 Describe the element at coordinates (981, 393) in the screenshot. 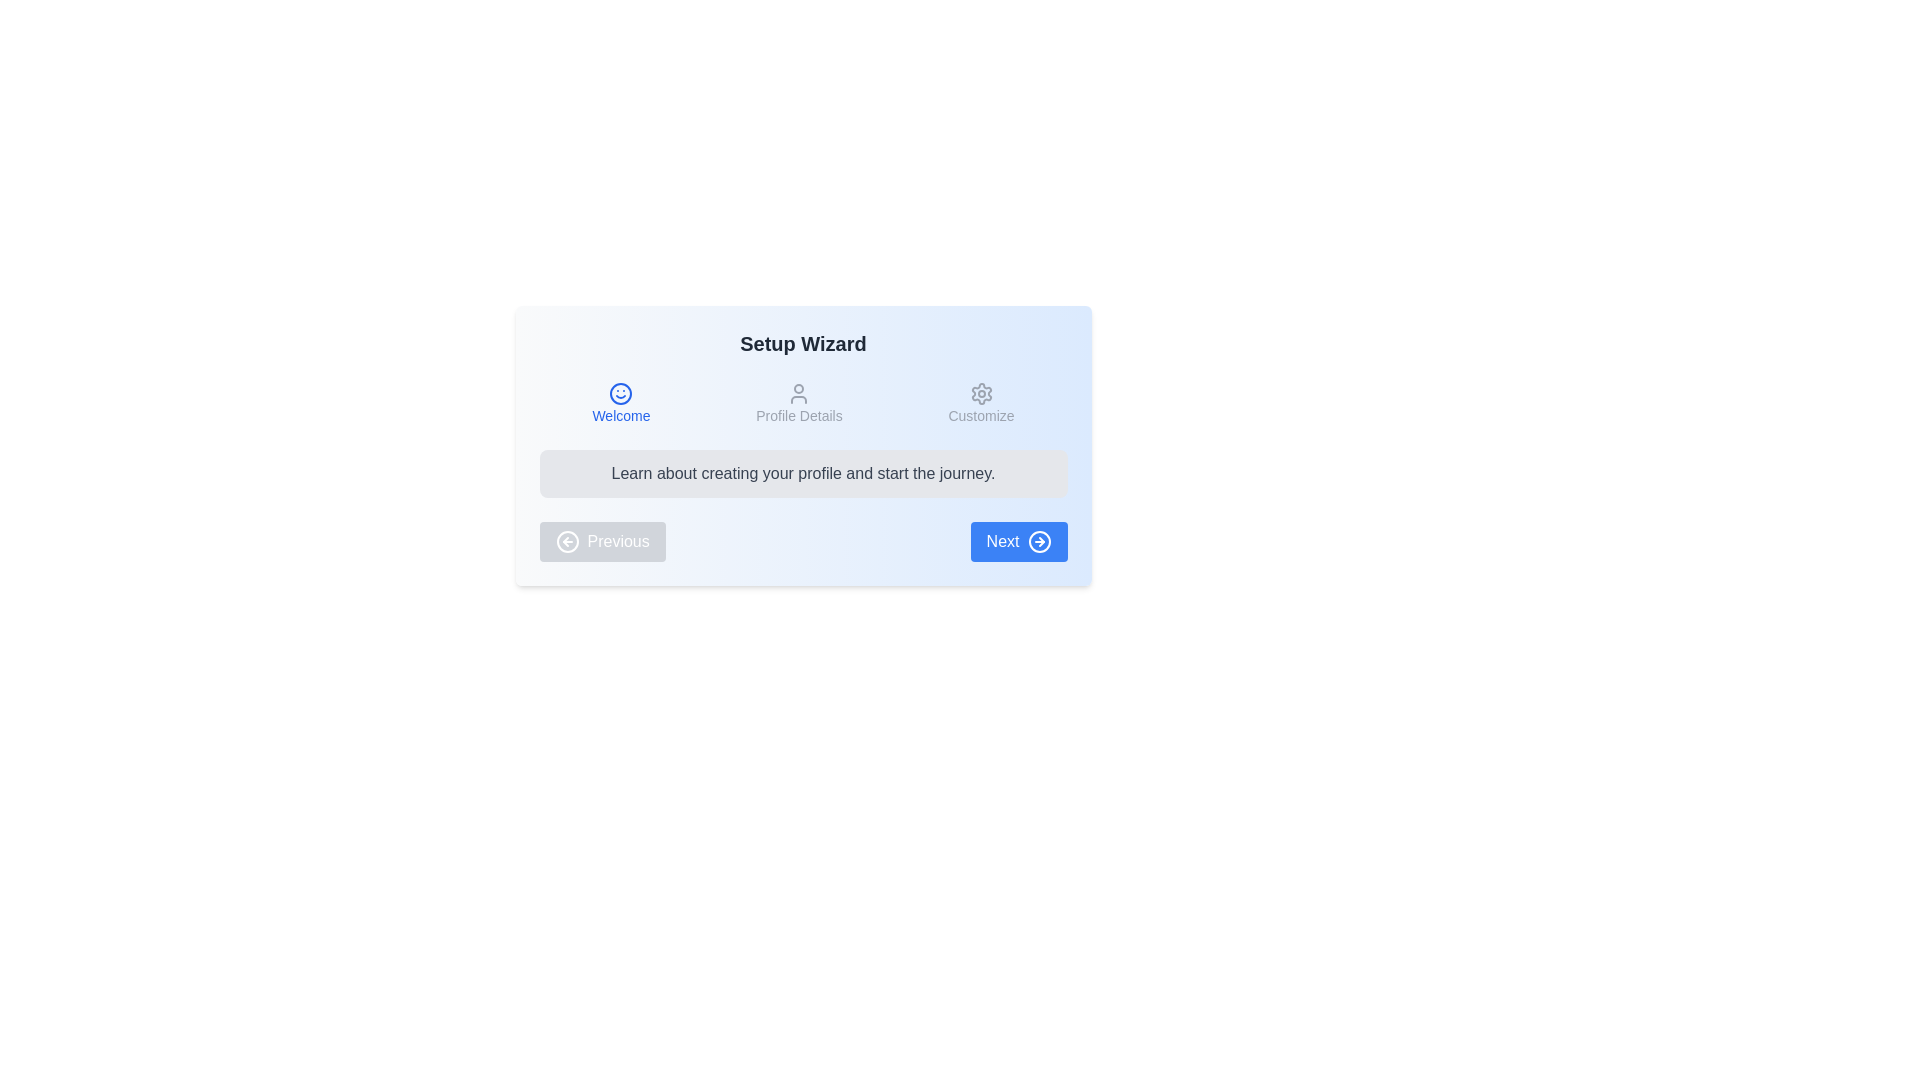

I see `the gear-like icon indicating settings, located on the far right of the navigation sequence labeled 'Customize'` at that location.